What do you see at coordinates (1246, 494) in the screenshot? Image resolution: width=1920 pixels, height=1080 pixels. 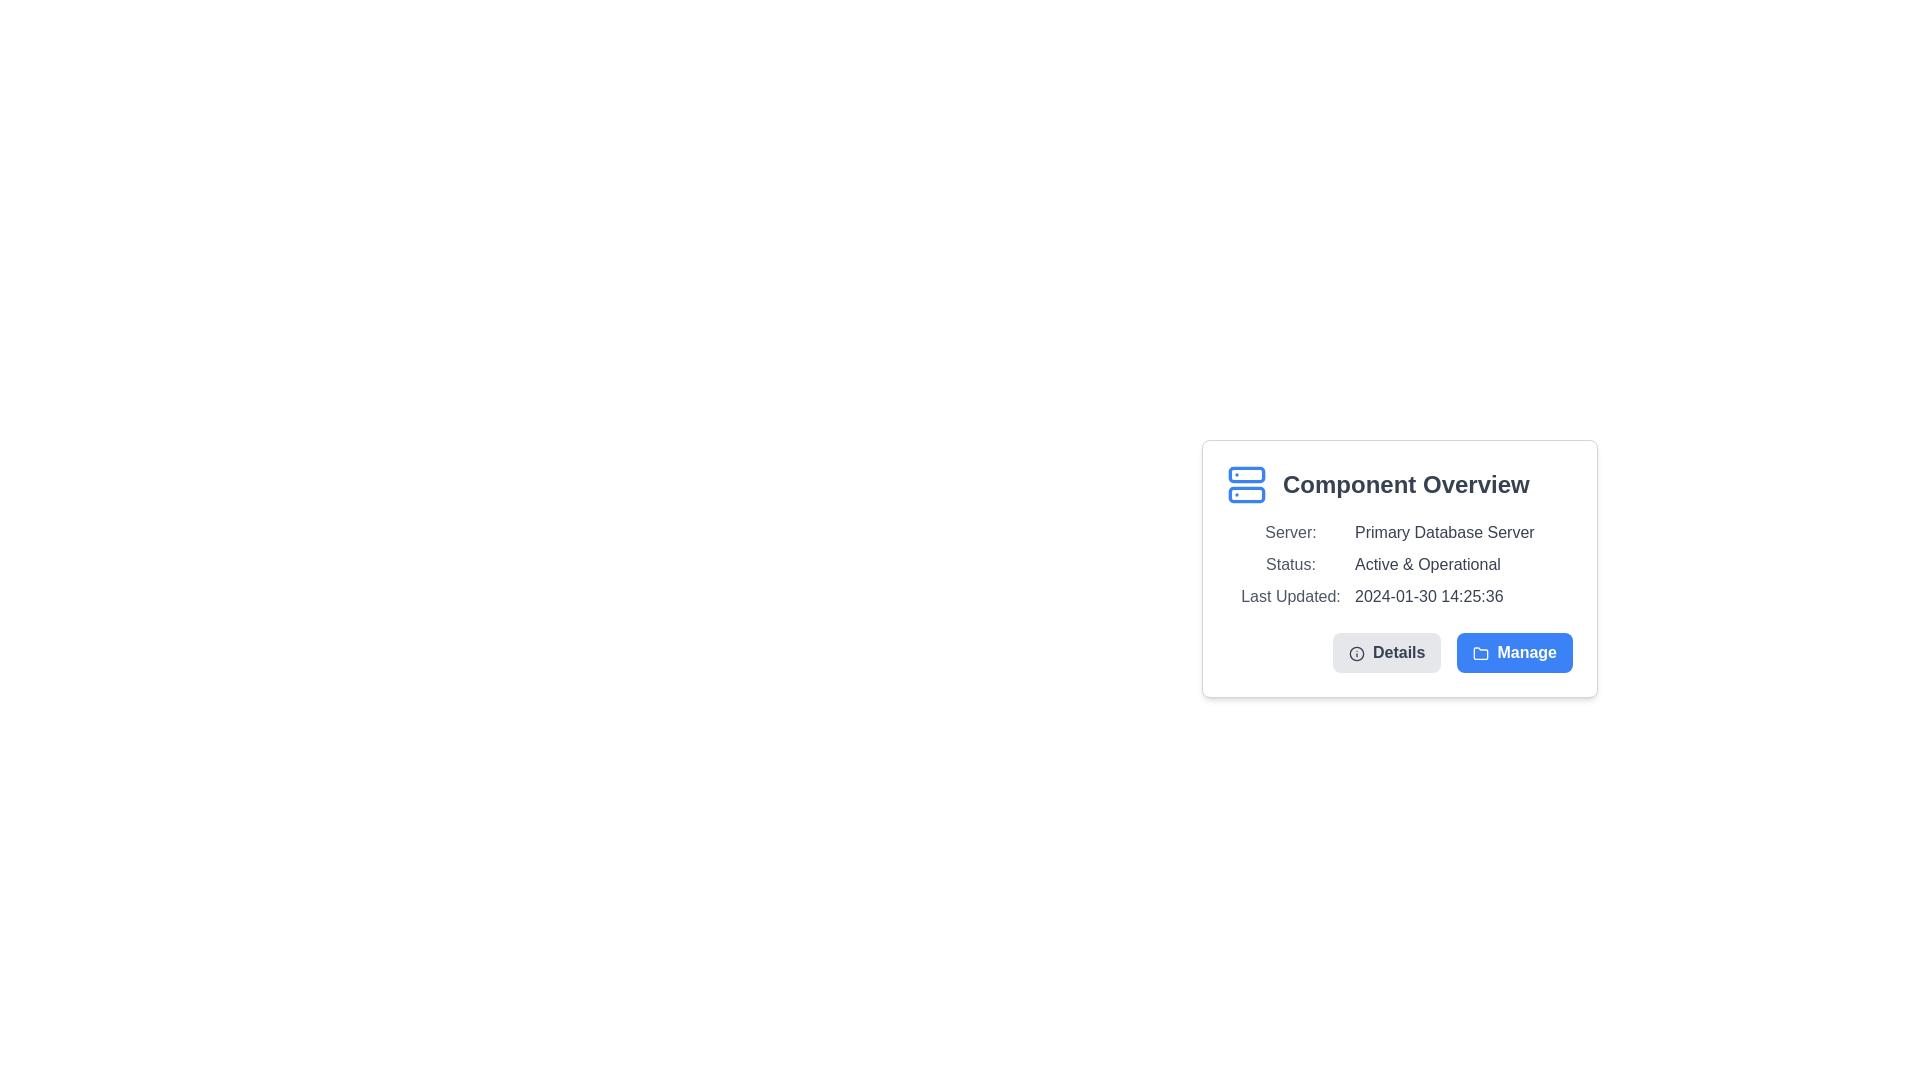 I see `the decorative rectangle within the server icon, which is positioned in the second tier and has rounded corners` at bounding box center [1246, 494].